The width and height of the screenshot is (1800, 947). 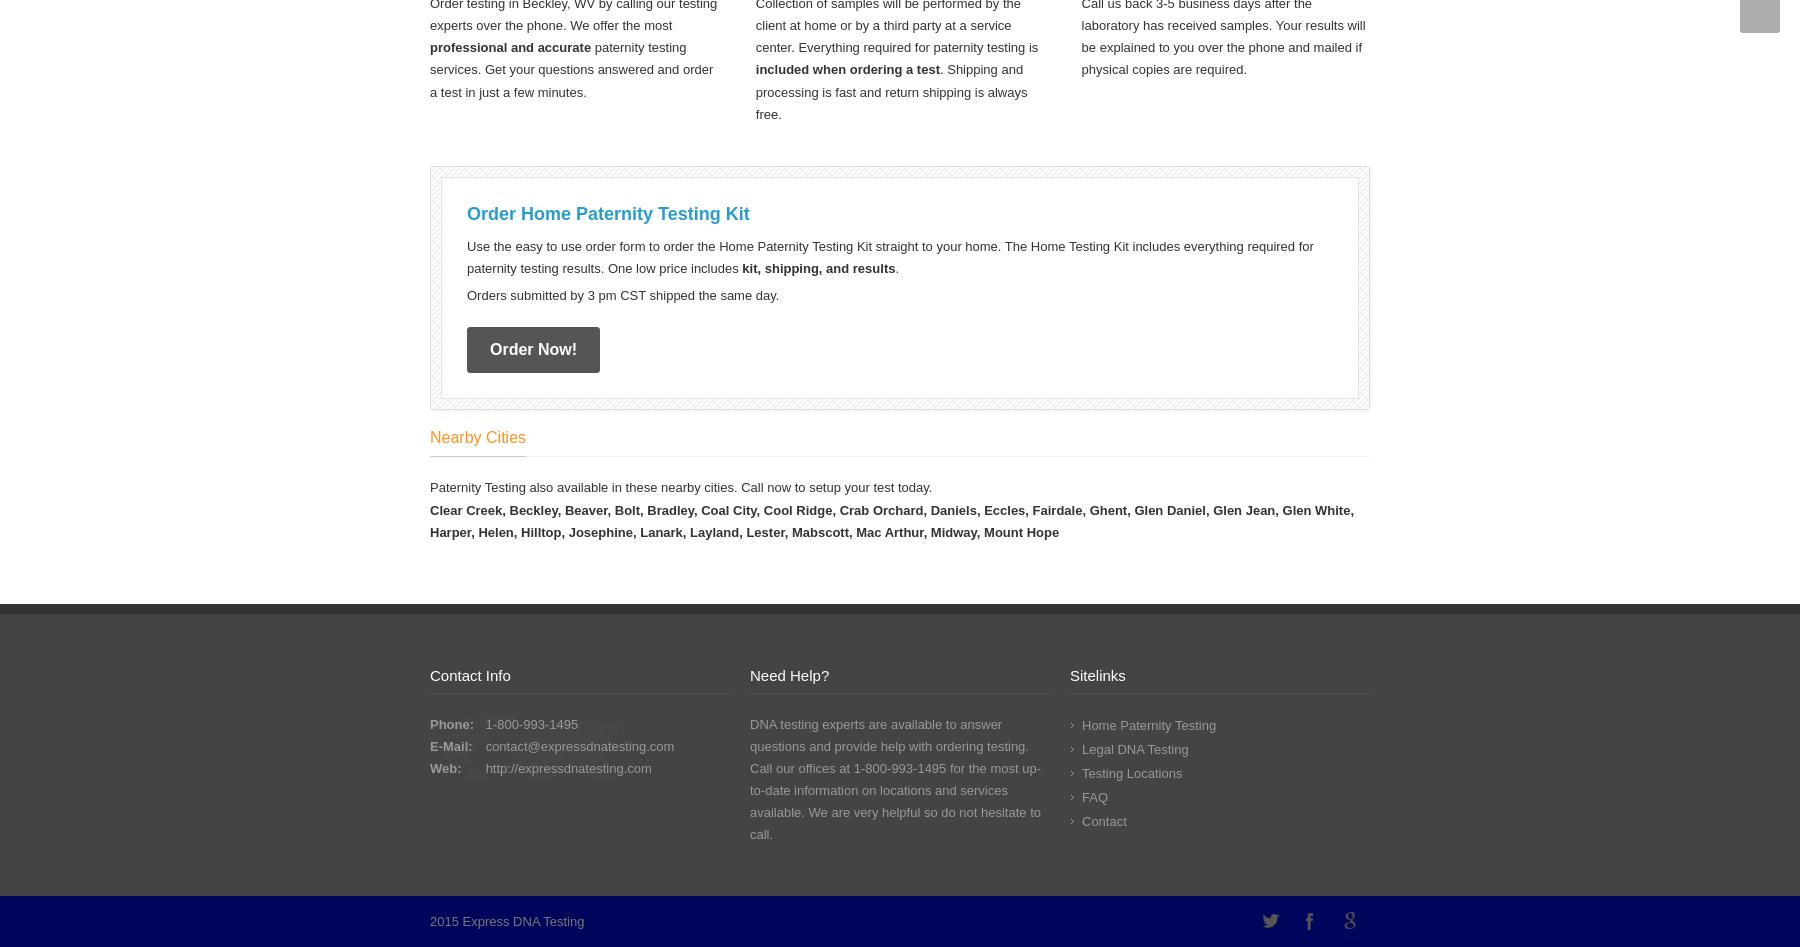 What do you see at coordinates (450, 744) in the screenshot?
I see `'E-Mail:'` at bounding box center [450, 744].